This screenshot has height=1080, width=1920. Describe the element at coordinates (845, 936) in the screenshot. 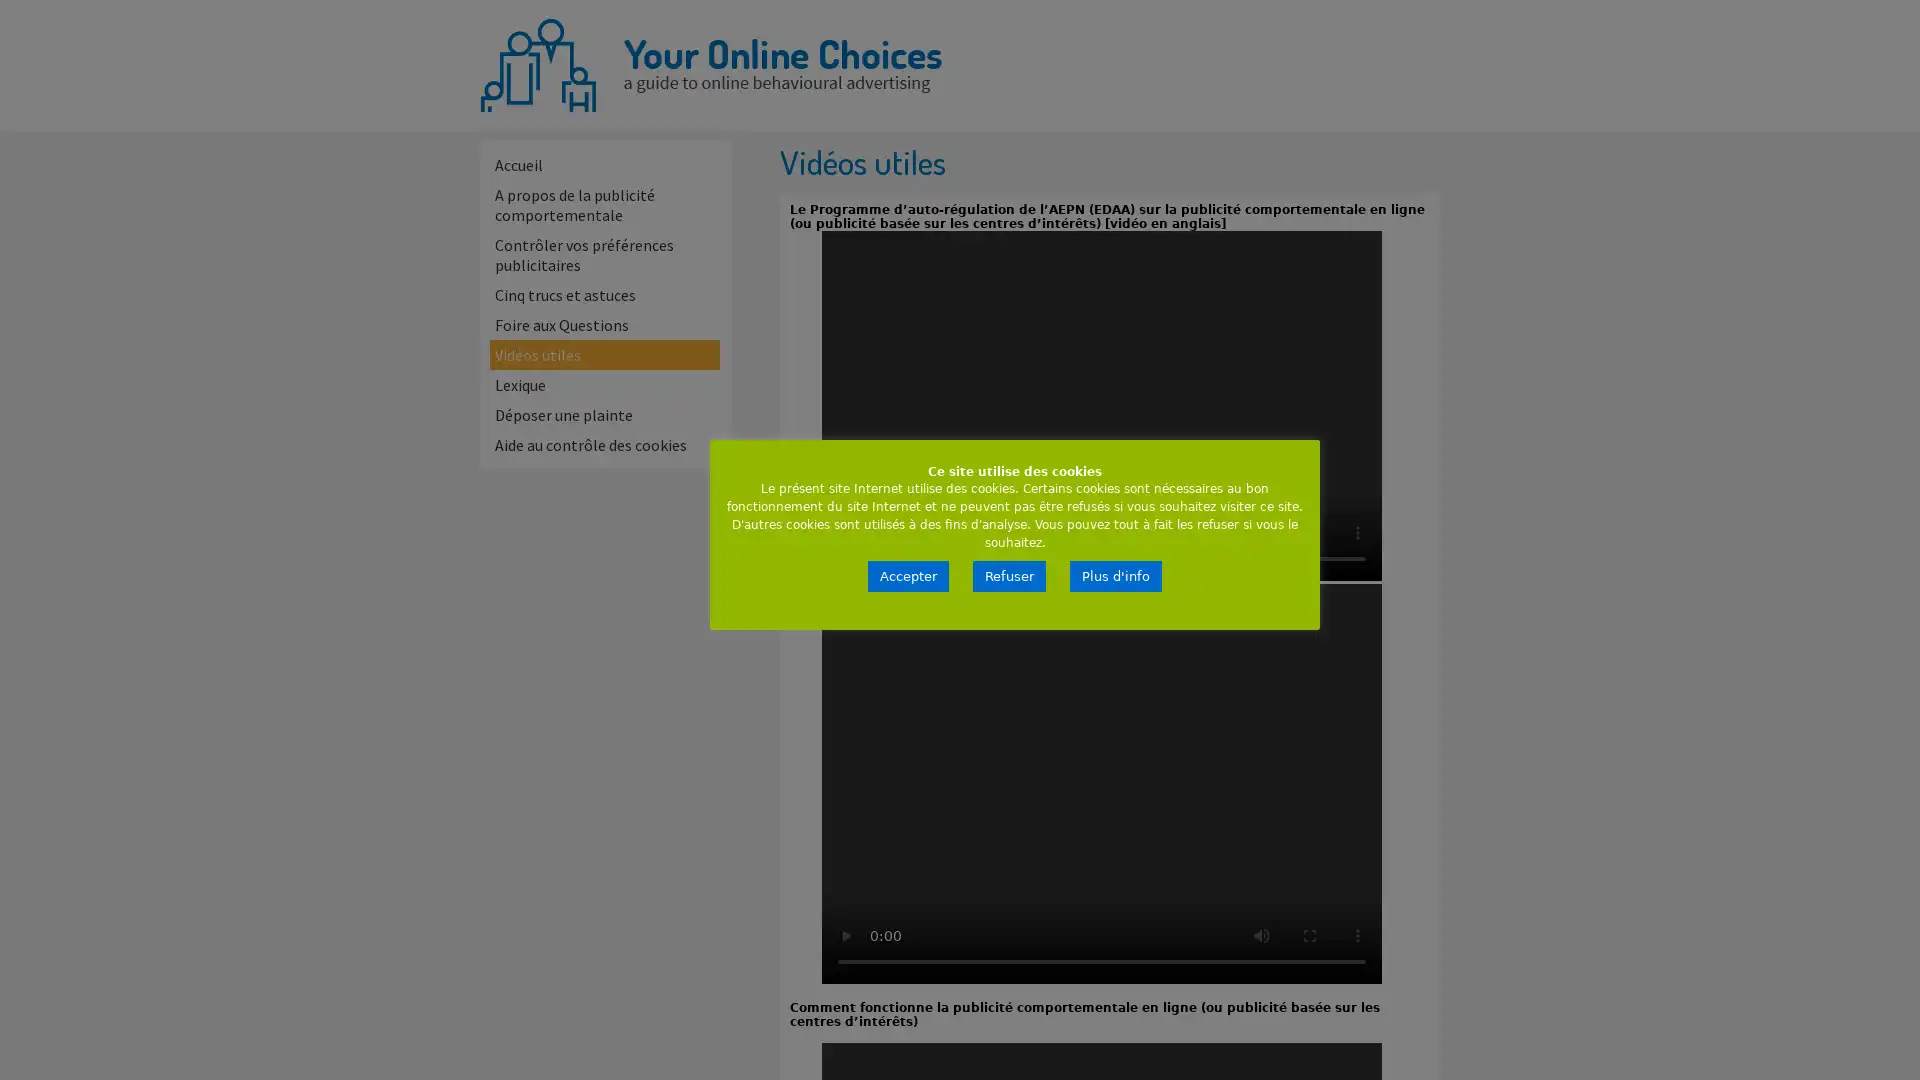

I see `play` at that location.